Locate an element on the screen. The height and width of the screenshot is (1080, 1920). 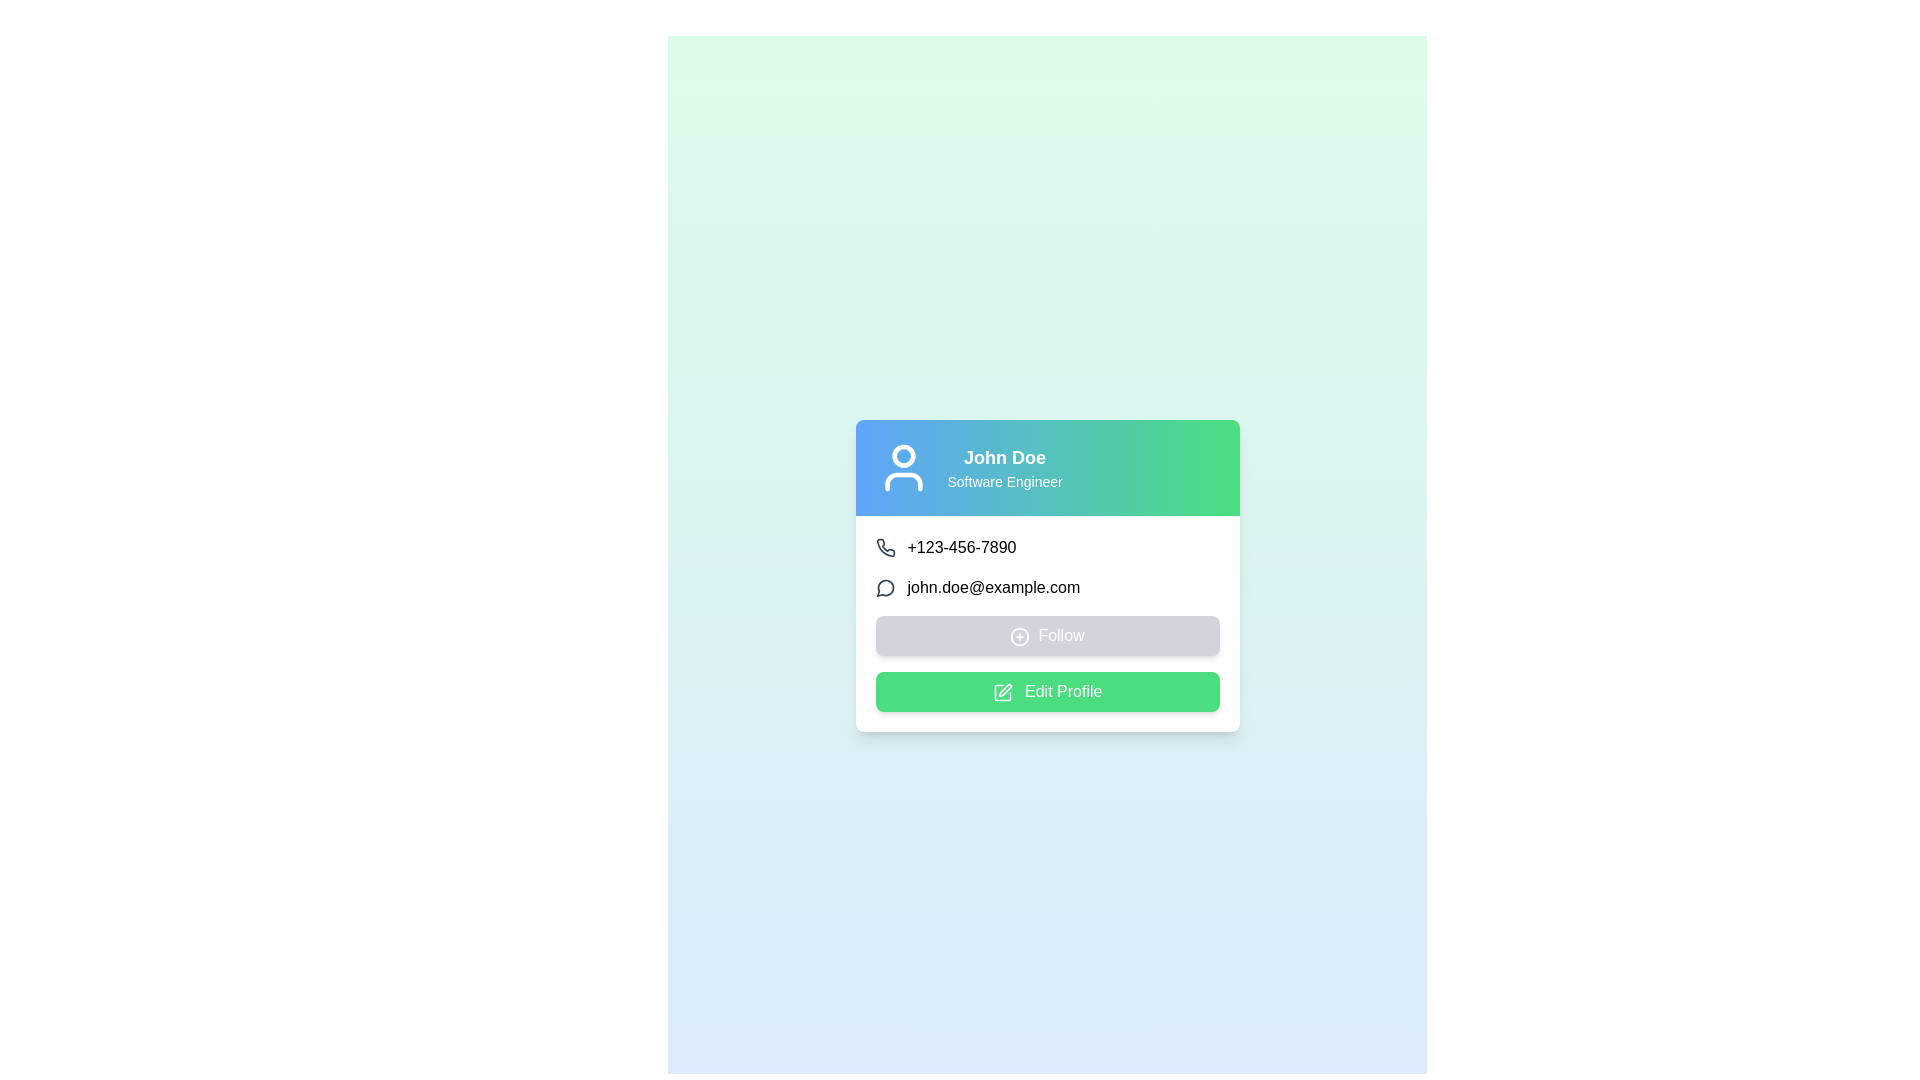
the circular profile icon located at the top left of the user card, directly to the left of the name 'John Doe' is located at coordinates (902, 456).